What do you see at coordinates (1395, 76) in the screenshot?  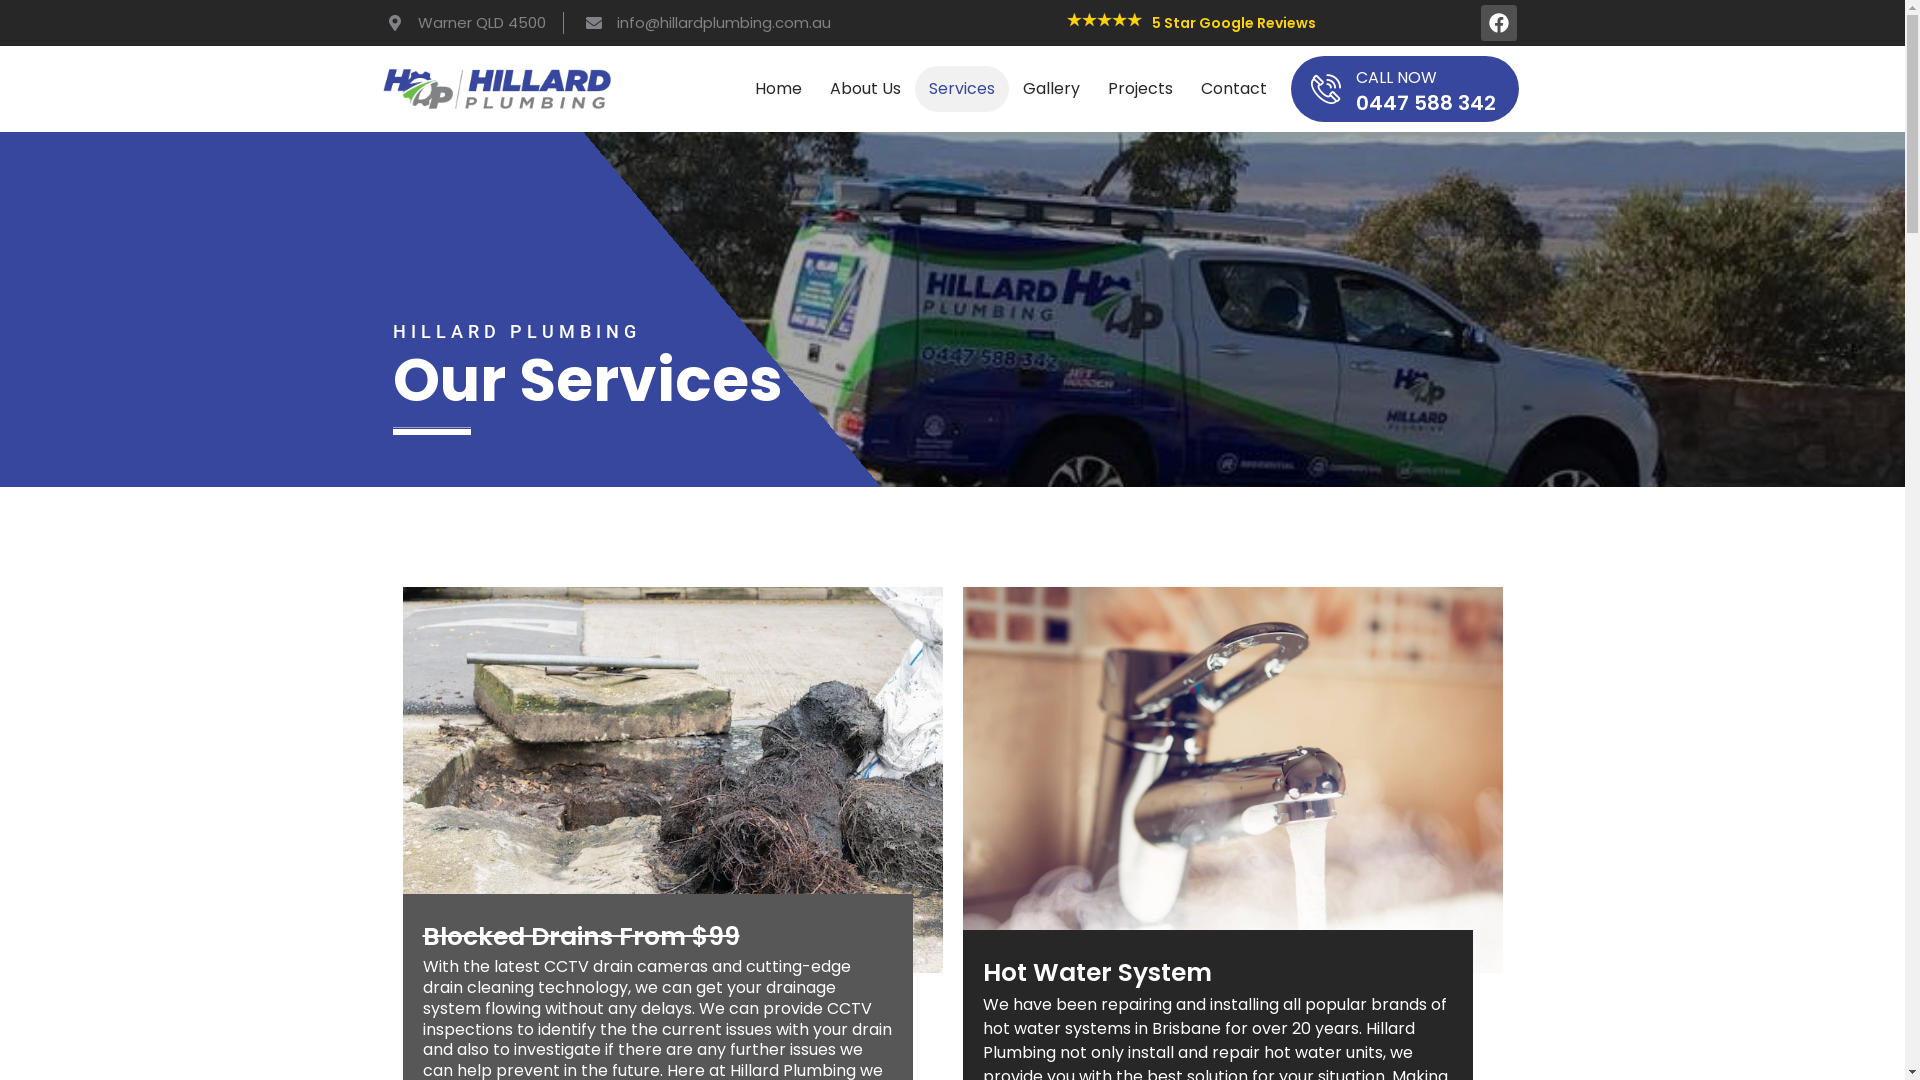 I see `'CALL NOW'` at bounding box center [1395, 76].